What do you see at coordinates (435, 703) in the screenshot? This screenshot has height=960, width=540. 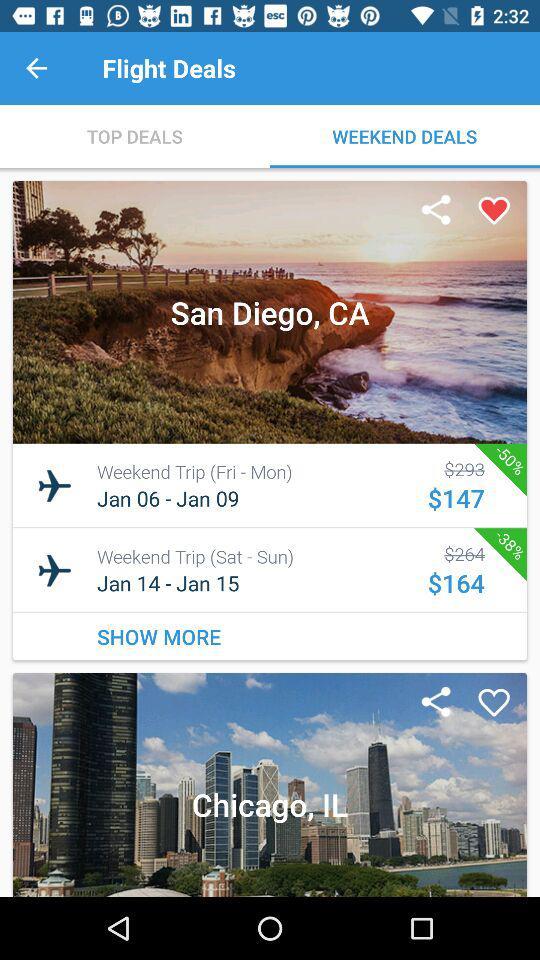 I see `share the deal` at bounding box center [435, 703].